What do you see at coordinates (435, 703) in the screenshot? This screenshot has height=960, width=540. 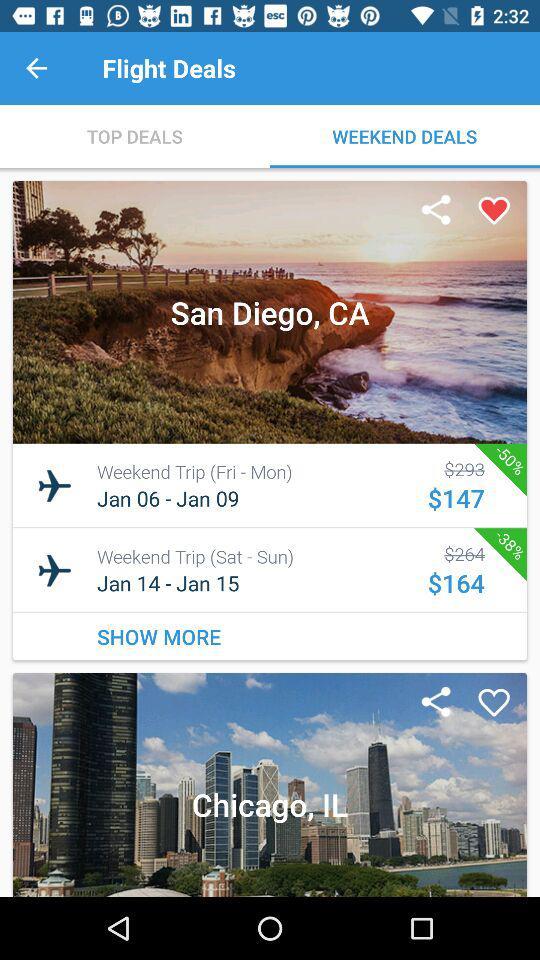 I see `share the deal` at bounding box center [435, 703].